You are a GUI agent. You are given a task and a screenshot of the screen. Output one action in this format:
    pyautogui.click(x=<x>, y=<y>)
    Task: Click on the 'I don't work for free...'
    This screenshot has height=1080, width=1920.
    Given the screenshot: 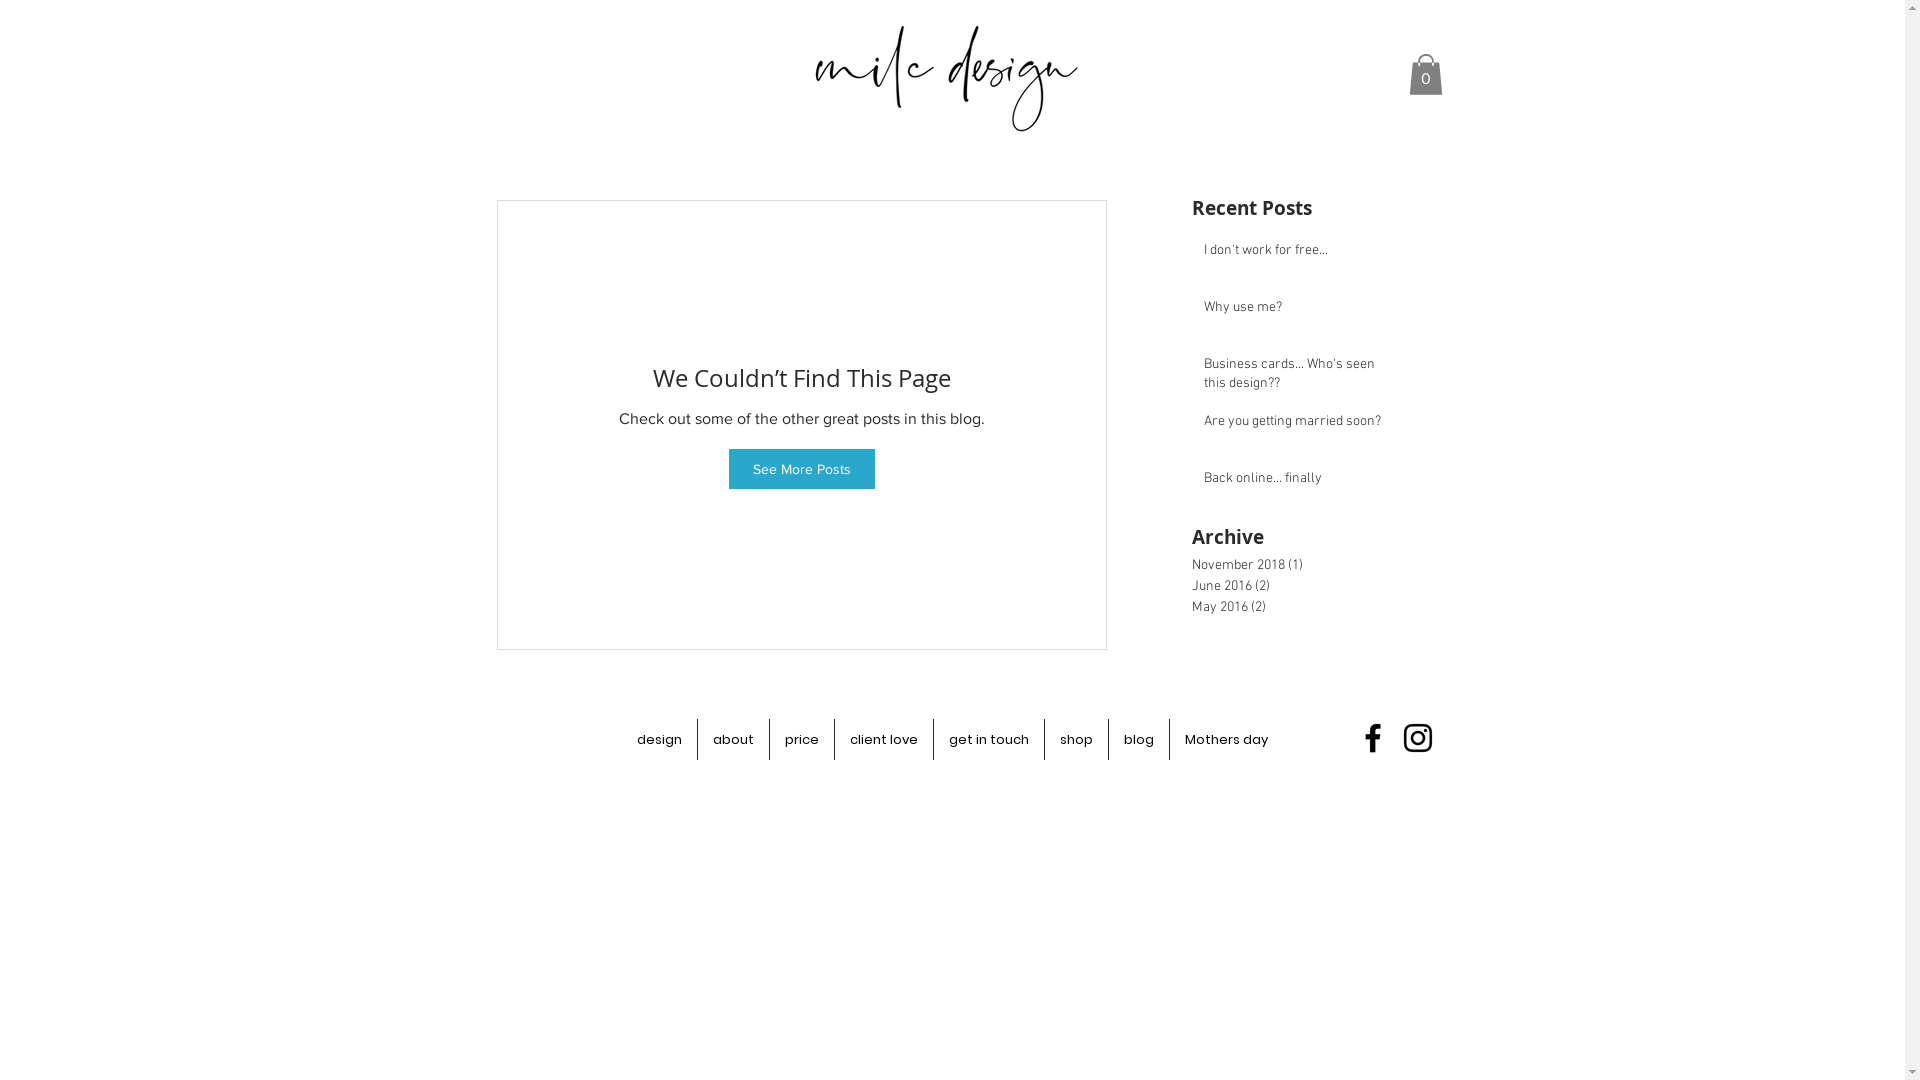 What is the action you would take?
    pyautogui.click(x=1295, y=253)
    